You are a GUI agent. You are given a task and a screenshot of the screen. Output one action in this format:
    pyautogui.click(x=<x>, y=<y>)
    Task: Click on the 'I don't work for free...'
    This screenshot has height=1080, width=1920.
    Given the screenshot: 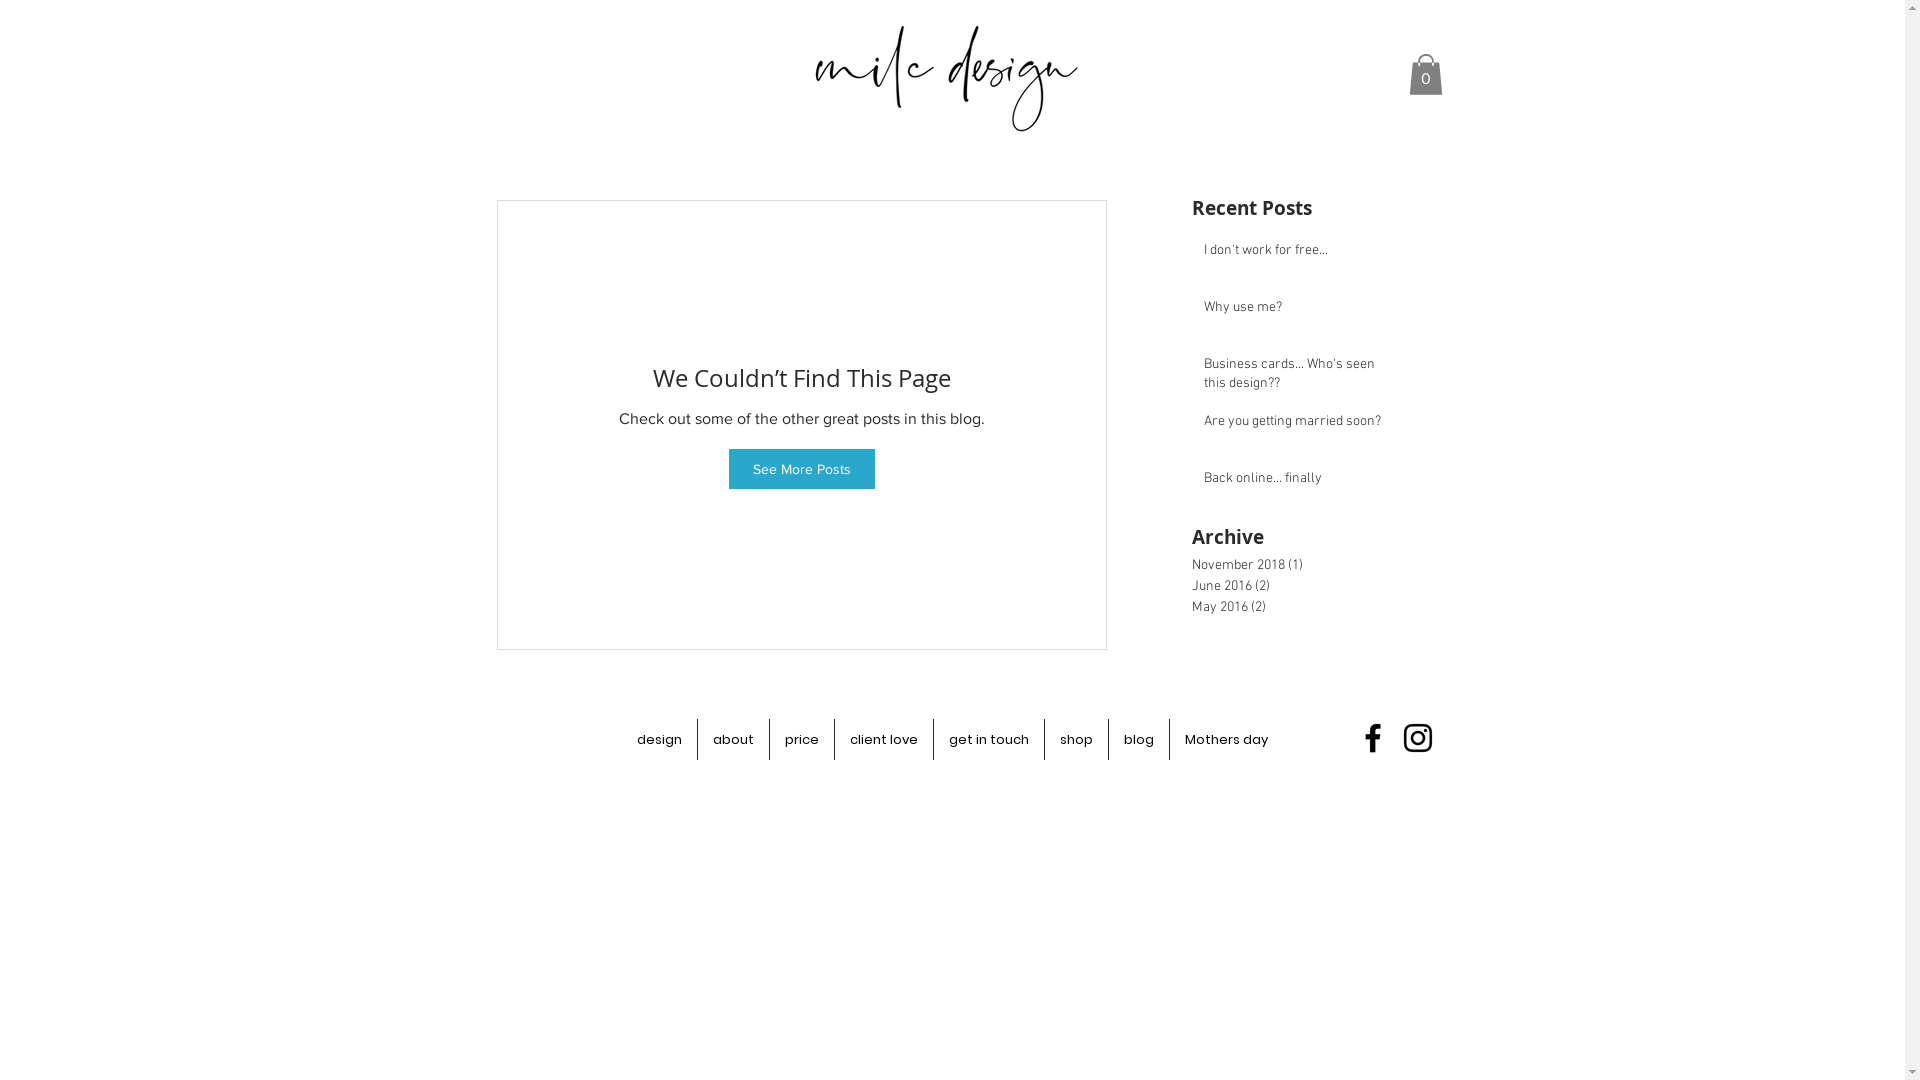 What is the action you would take?
    pyautogui.click(x=1295, y=253)
    